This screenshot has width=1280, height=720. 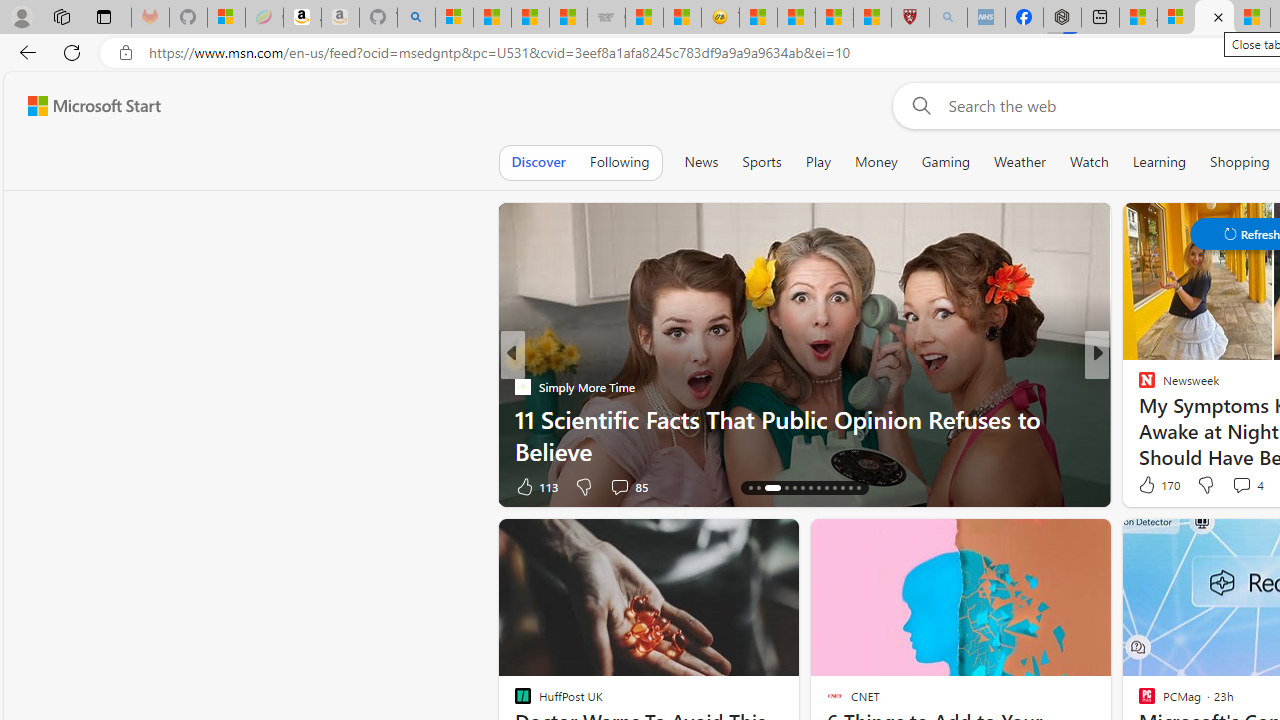 I want to click on 'Learning', so click(x=1159, y=161).